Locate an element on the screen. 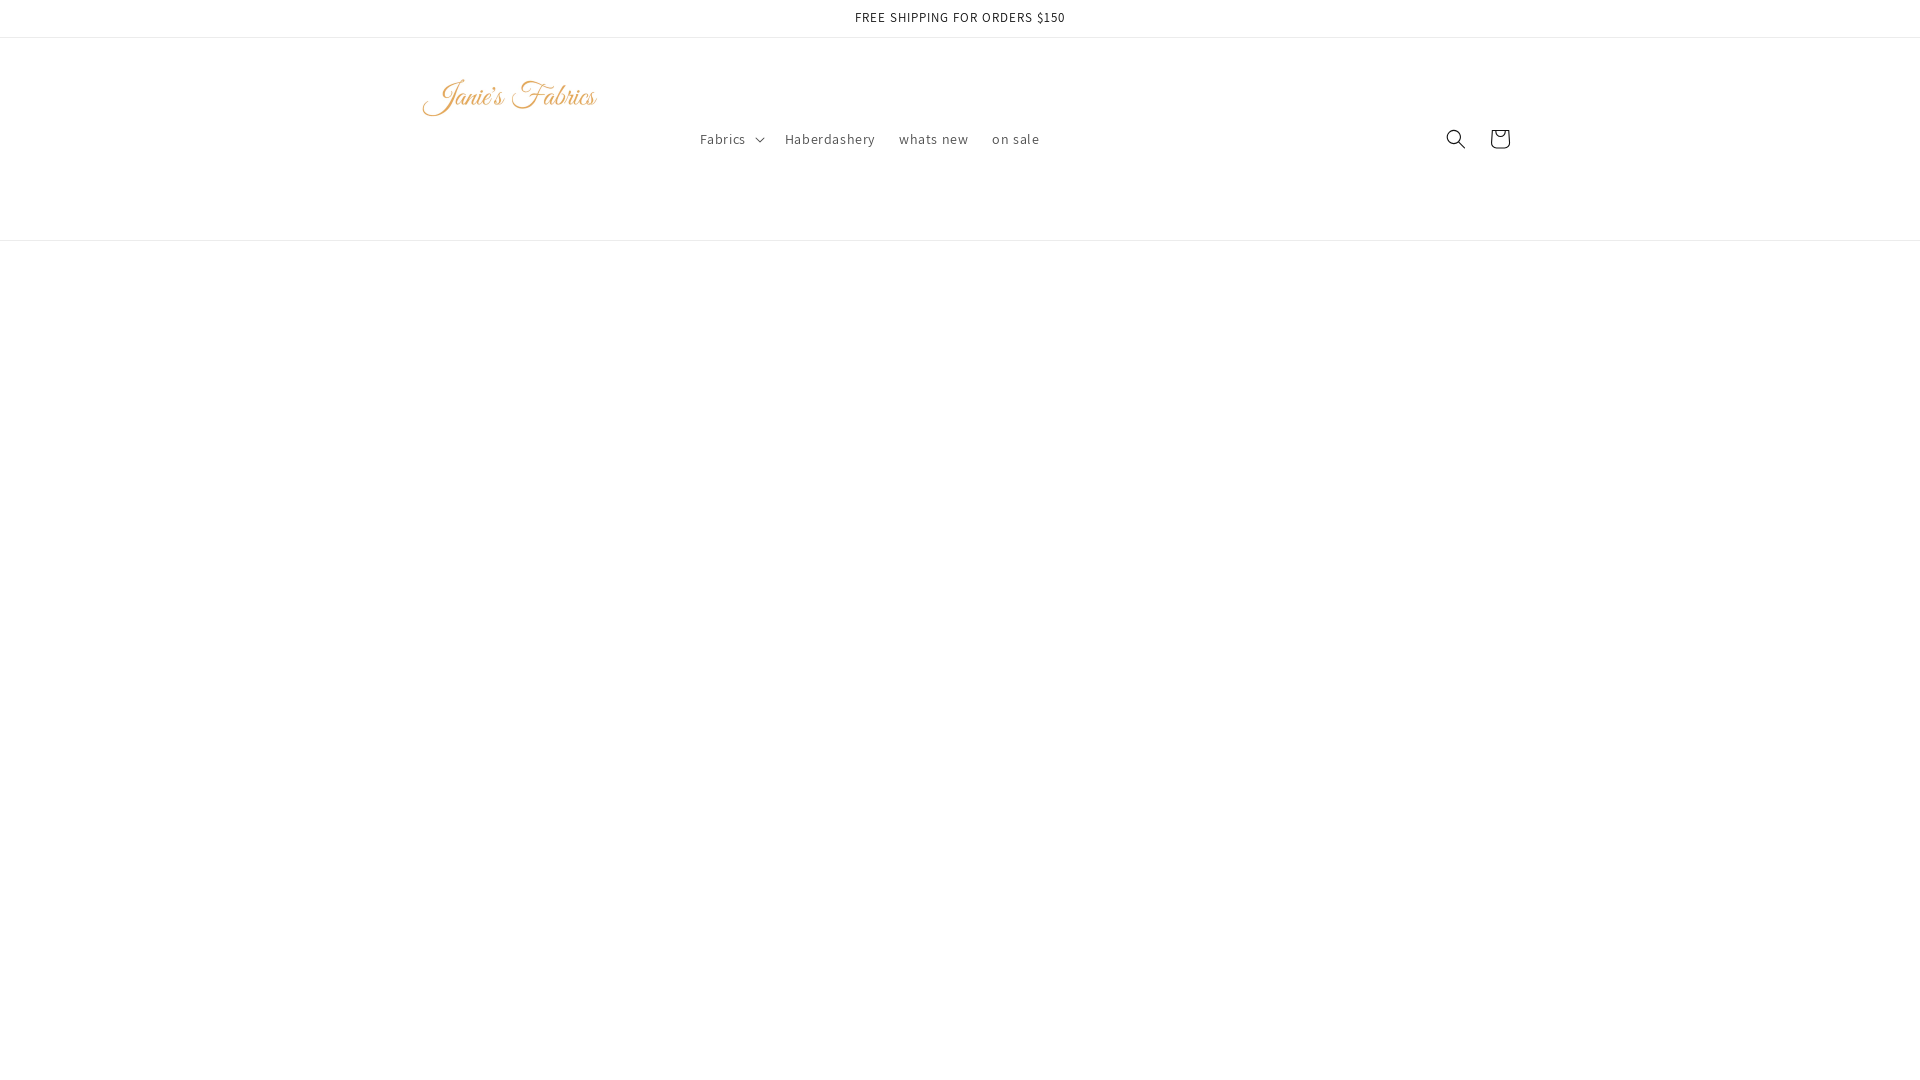  'on sale' is located at coordinates (1015, 137).